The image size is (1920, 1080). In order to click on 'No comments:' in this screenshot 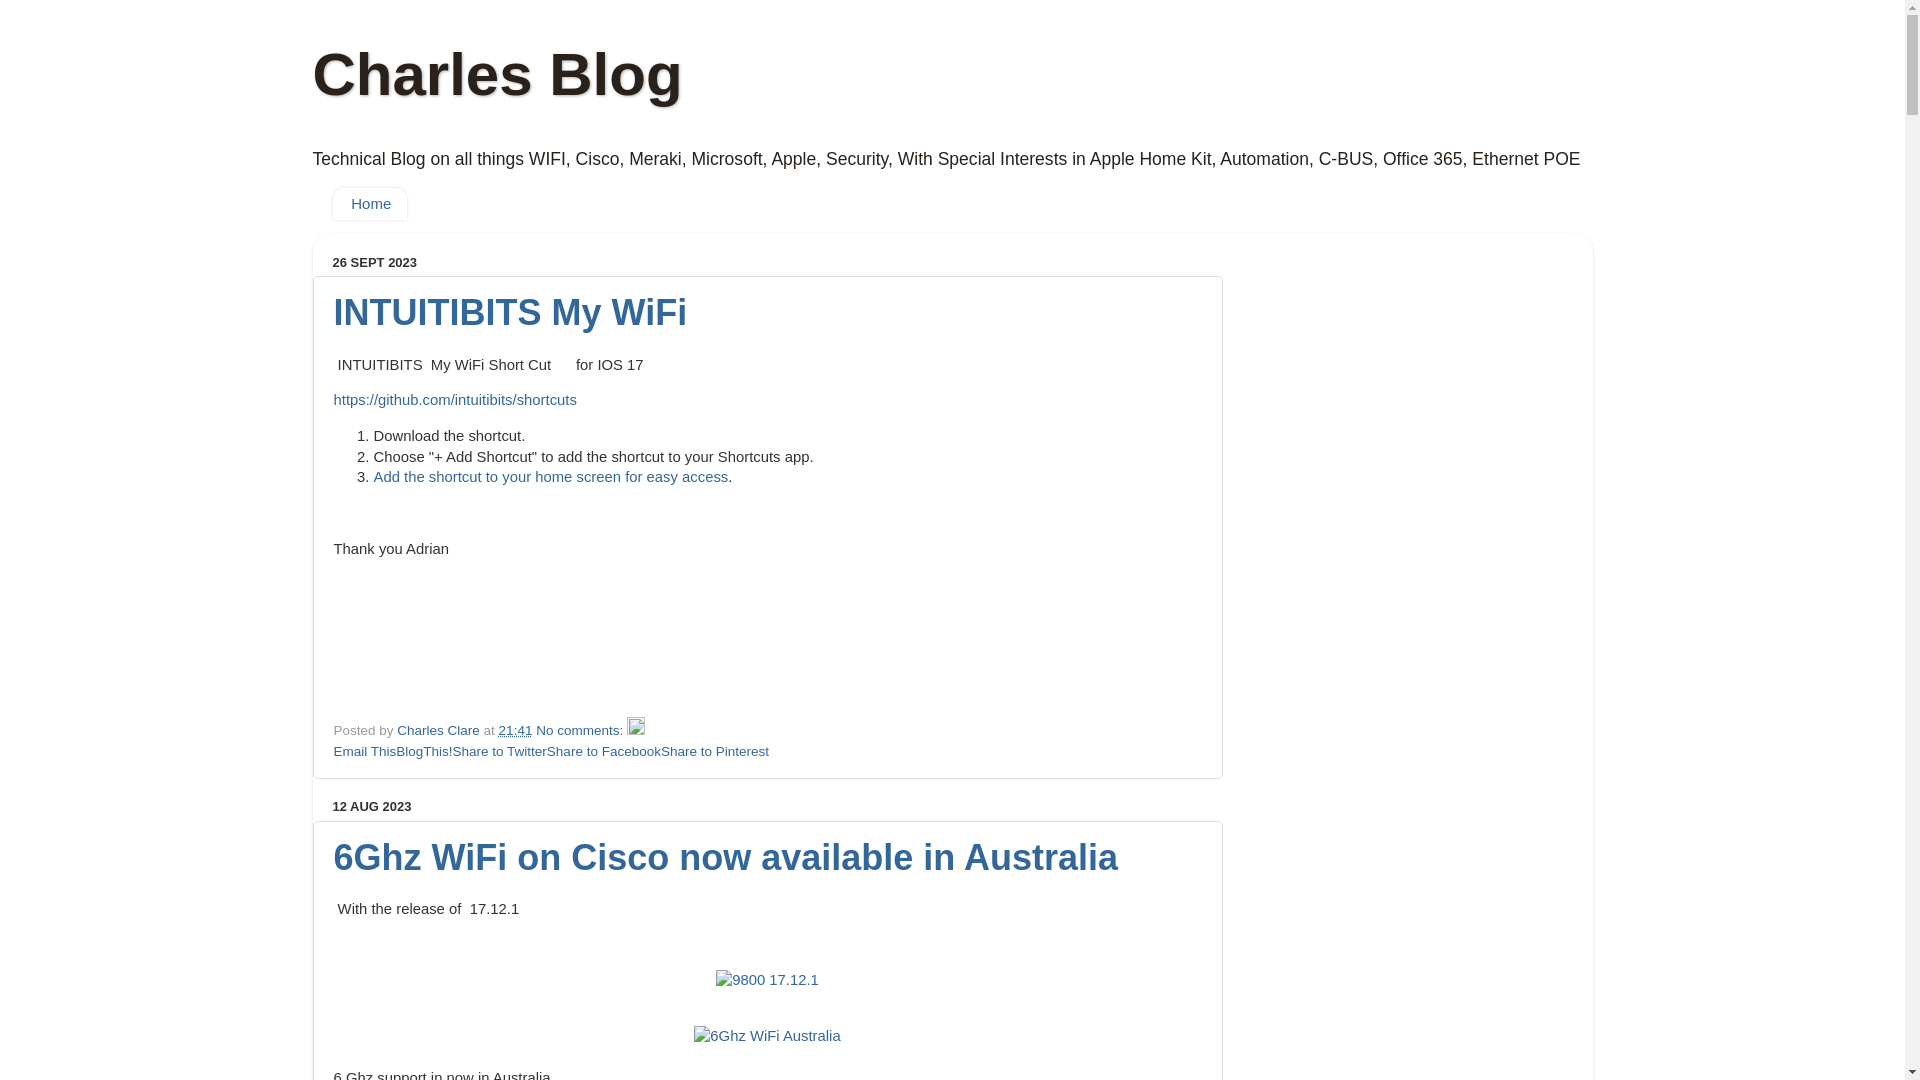, I will do `click(536, 730)`.